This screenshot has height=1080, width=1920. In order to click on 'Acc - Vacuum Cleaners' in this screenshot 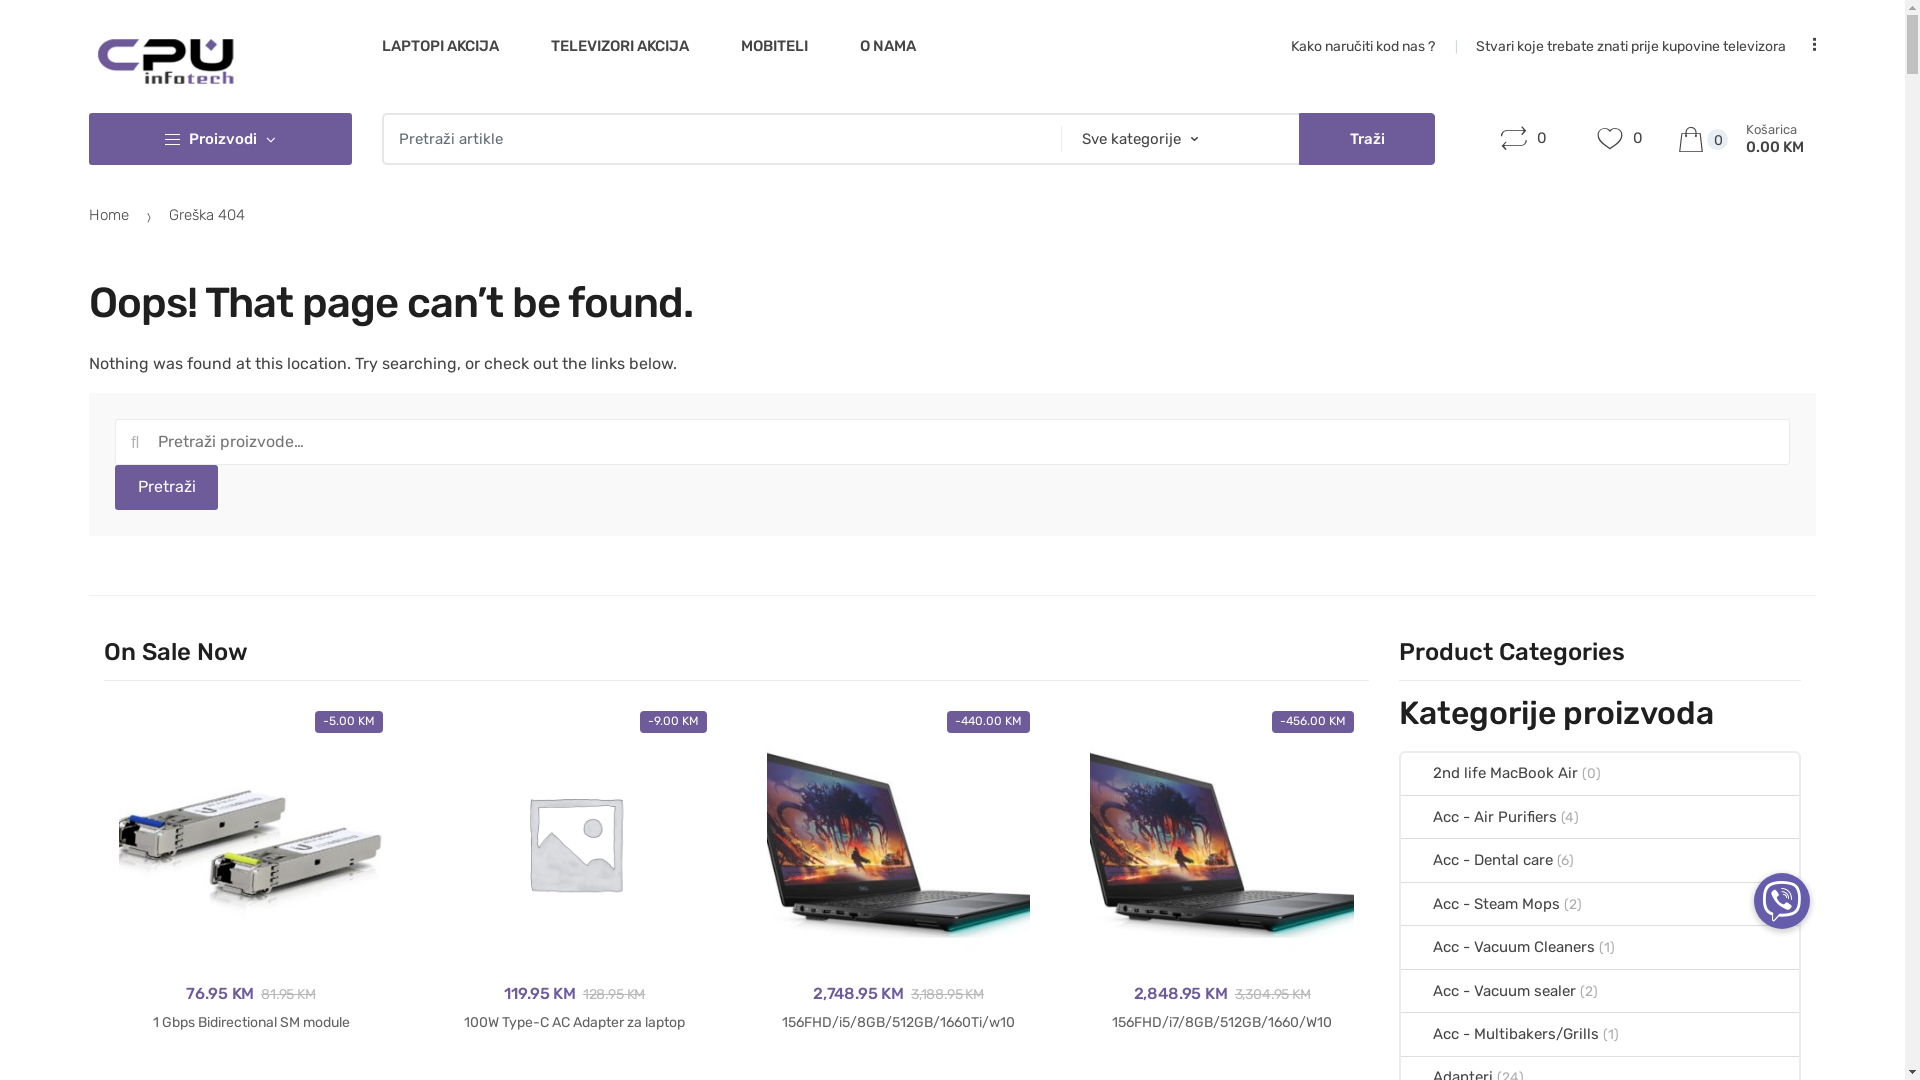, I will do `click(1400, 946)`.